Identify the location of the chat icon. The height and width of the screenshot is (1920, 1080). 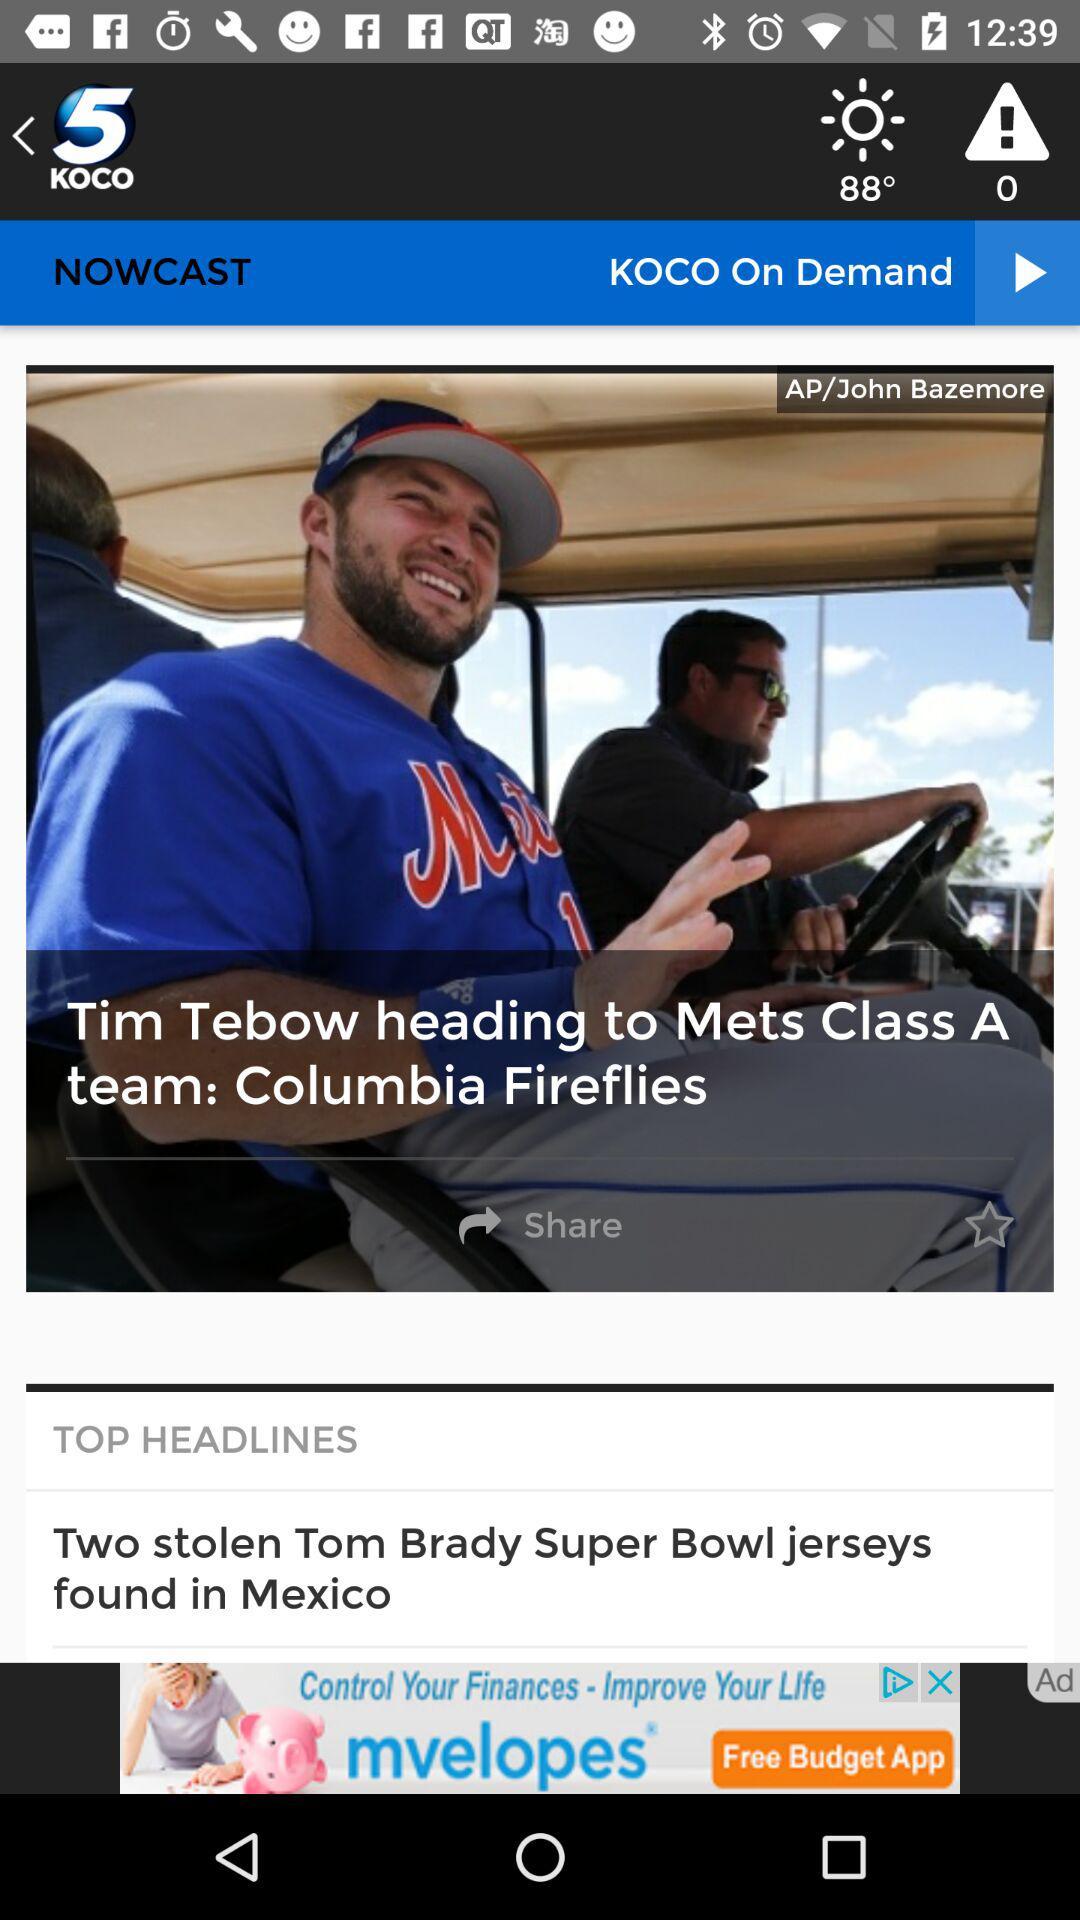
(72, 135).